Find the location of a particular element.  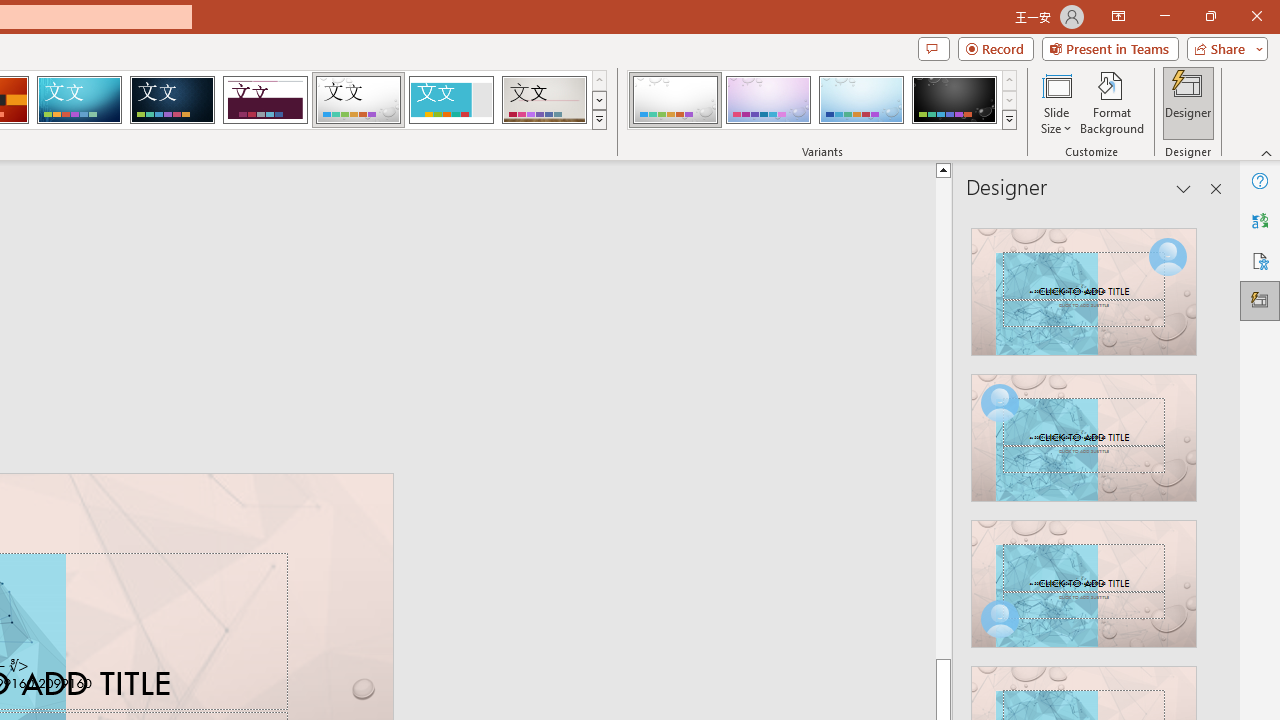

'AutomationID: ThemeVariantsGallery' is located at coordinates (823, 100).